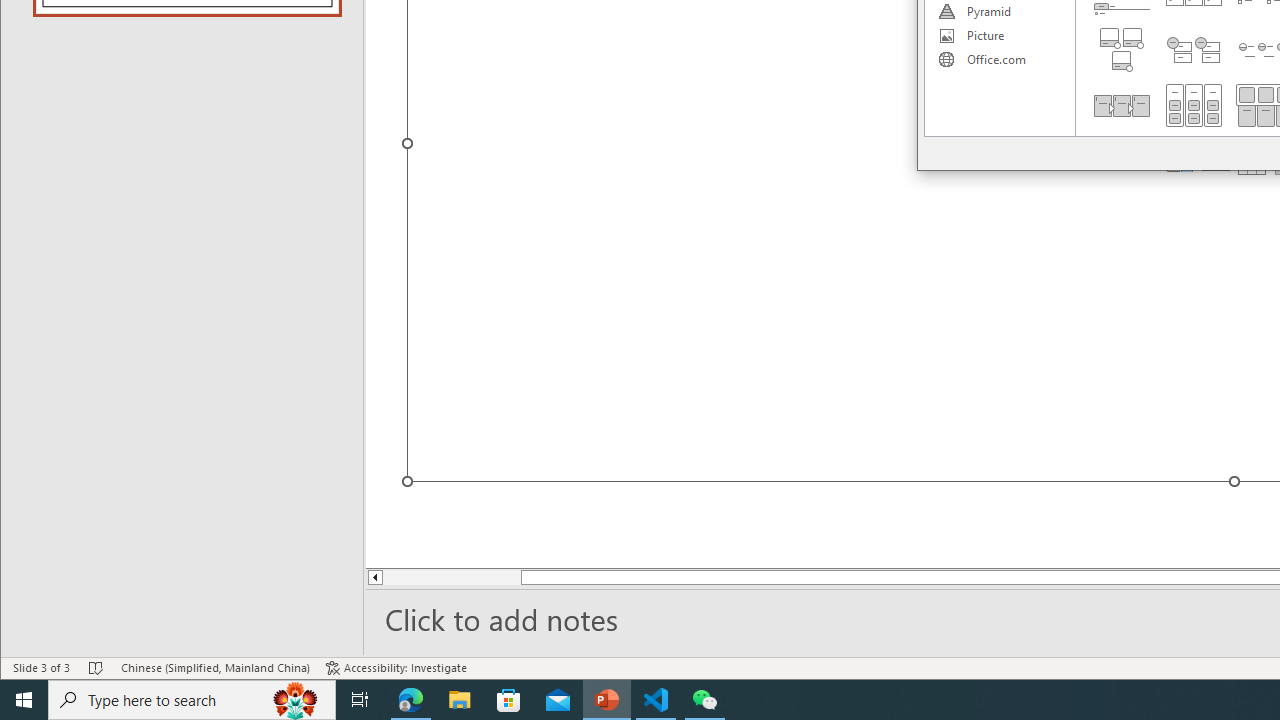  Describe the element at coordinates (410, 698) in the screenshot. I see `'Microsoft Edge - 1 running window'` at that location.